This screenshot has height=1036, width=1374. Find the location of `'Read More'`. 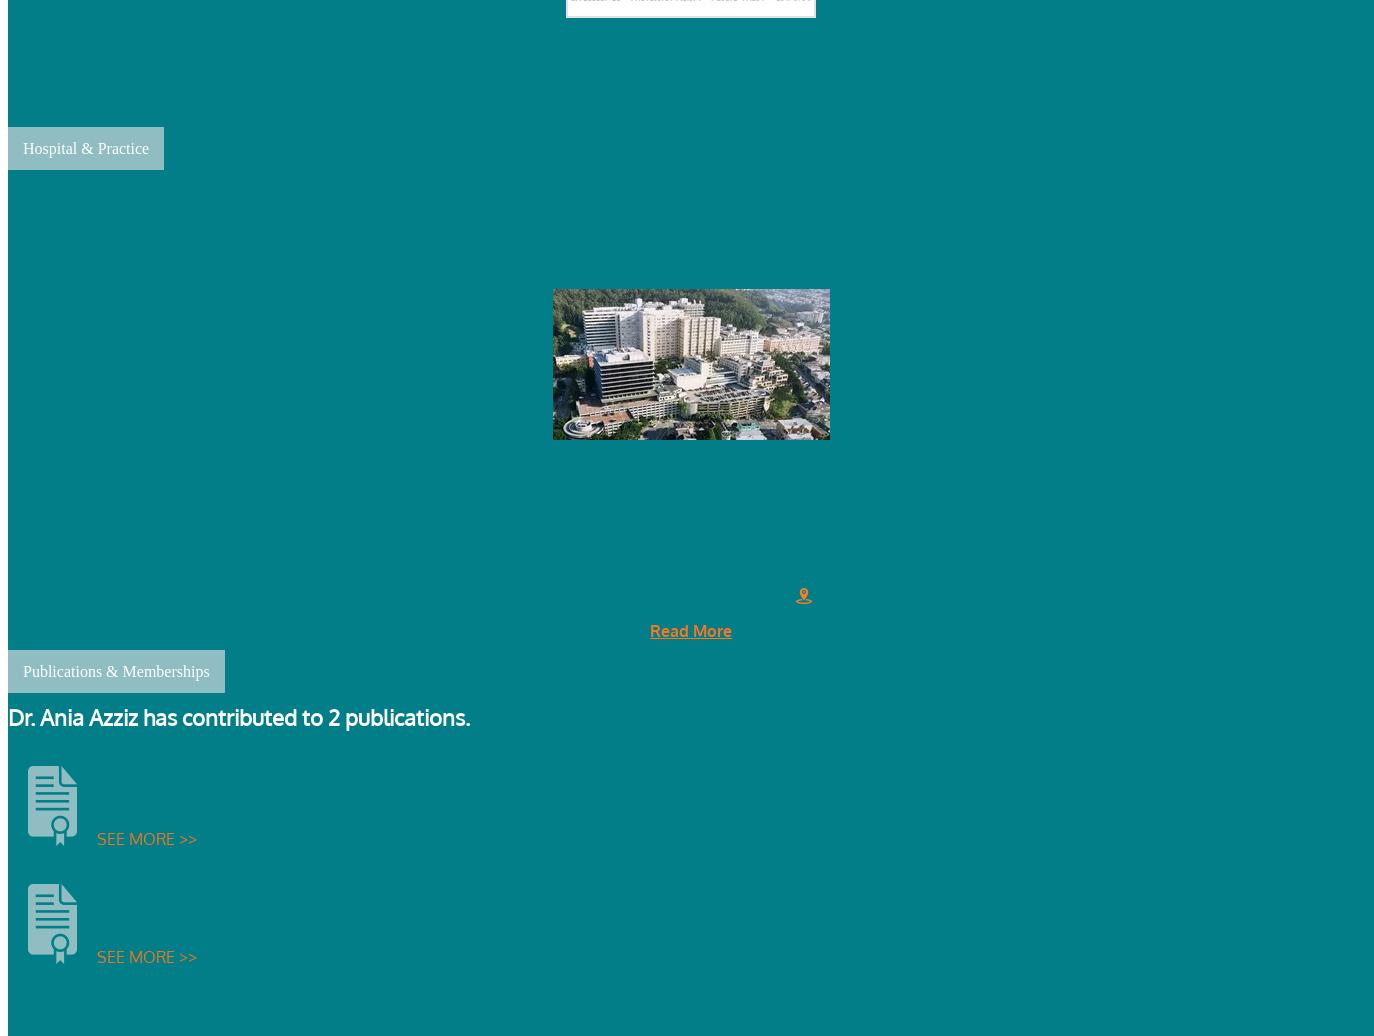

'Read More' is located at coordinates (689, 629).